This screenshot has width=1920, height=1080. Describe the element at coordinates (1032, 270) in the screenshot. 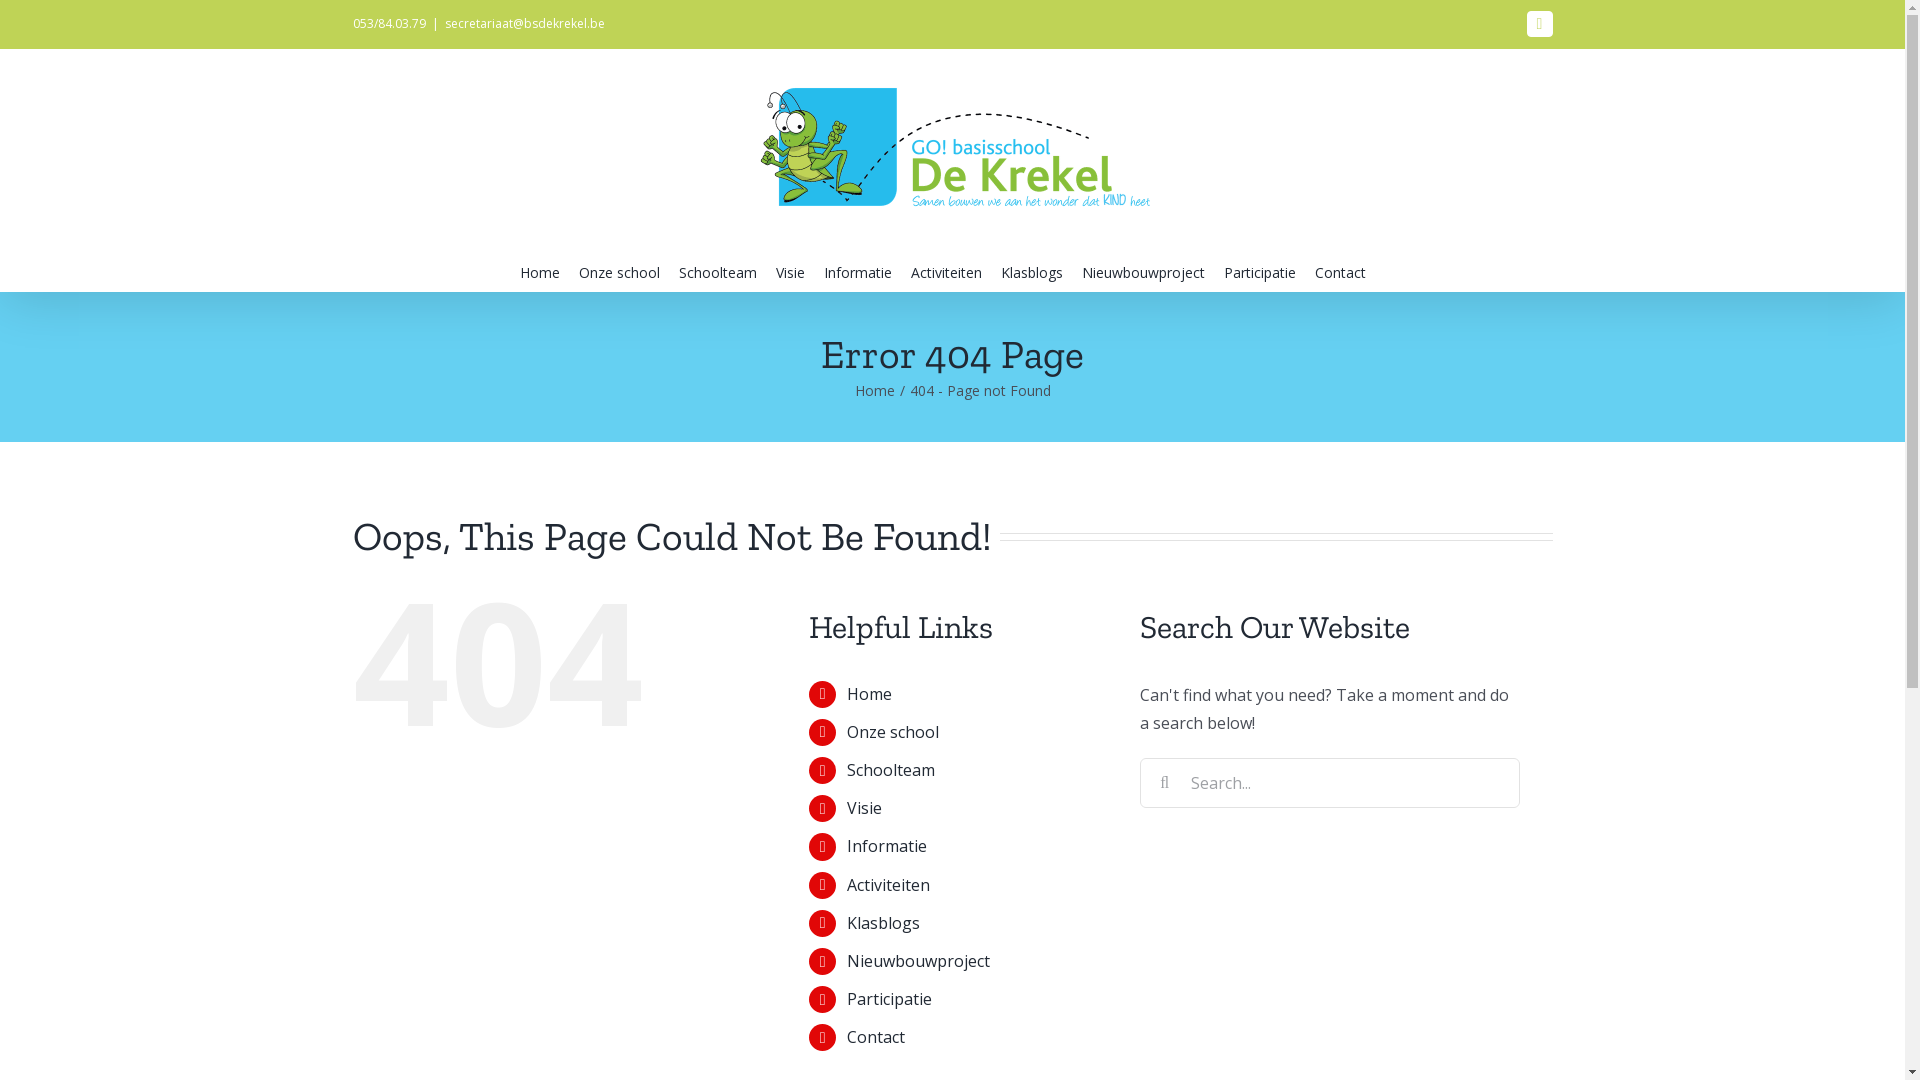

I see `'Klasblogs'` at that location.